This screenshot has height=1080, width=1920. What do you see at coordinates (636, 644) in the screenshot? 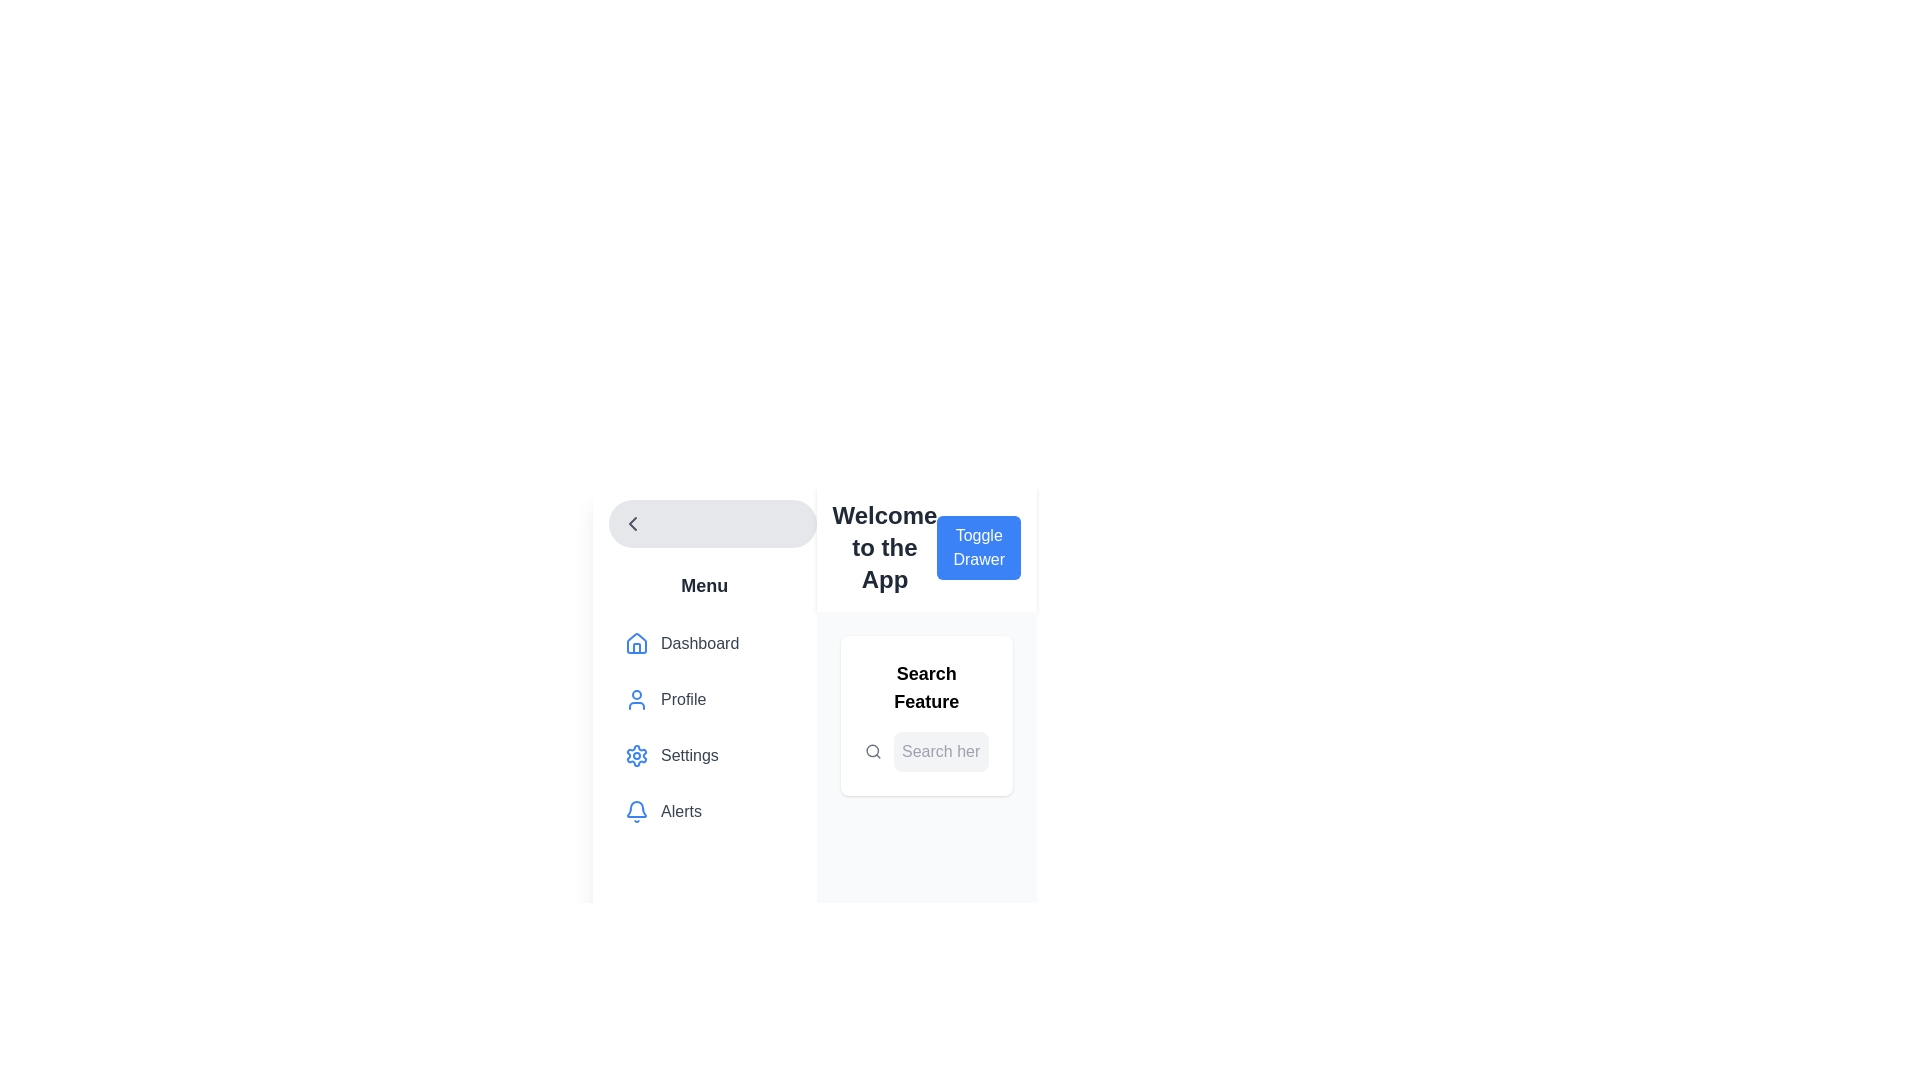
I see `the 'Dashboard' menu icon, which is positioned to the left of the 'Dashboard' text in the navigation pane, above the 'Profile' icon` at bounding box center [636, 644].